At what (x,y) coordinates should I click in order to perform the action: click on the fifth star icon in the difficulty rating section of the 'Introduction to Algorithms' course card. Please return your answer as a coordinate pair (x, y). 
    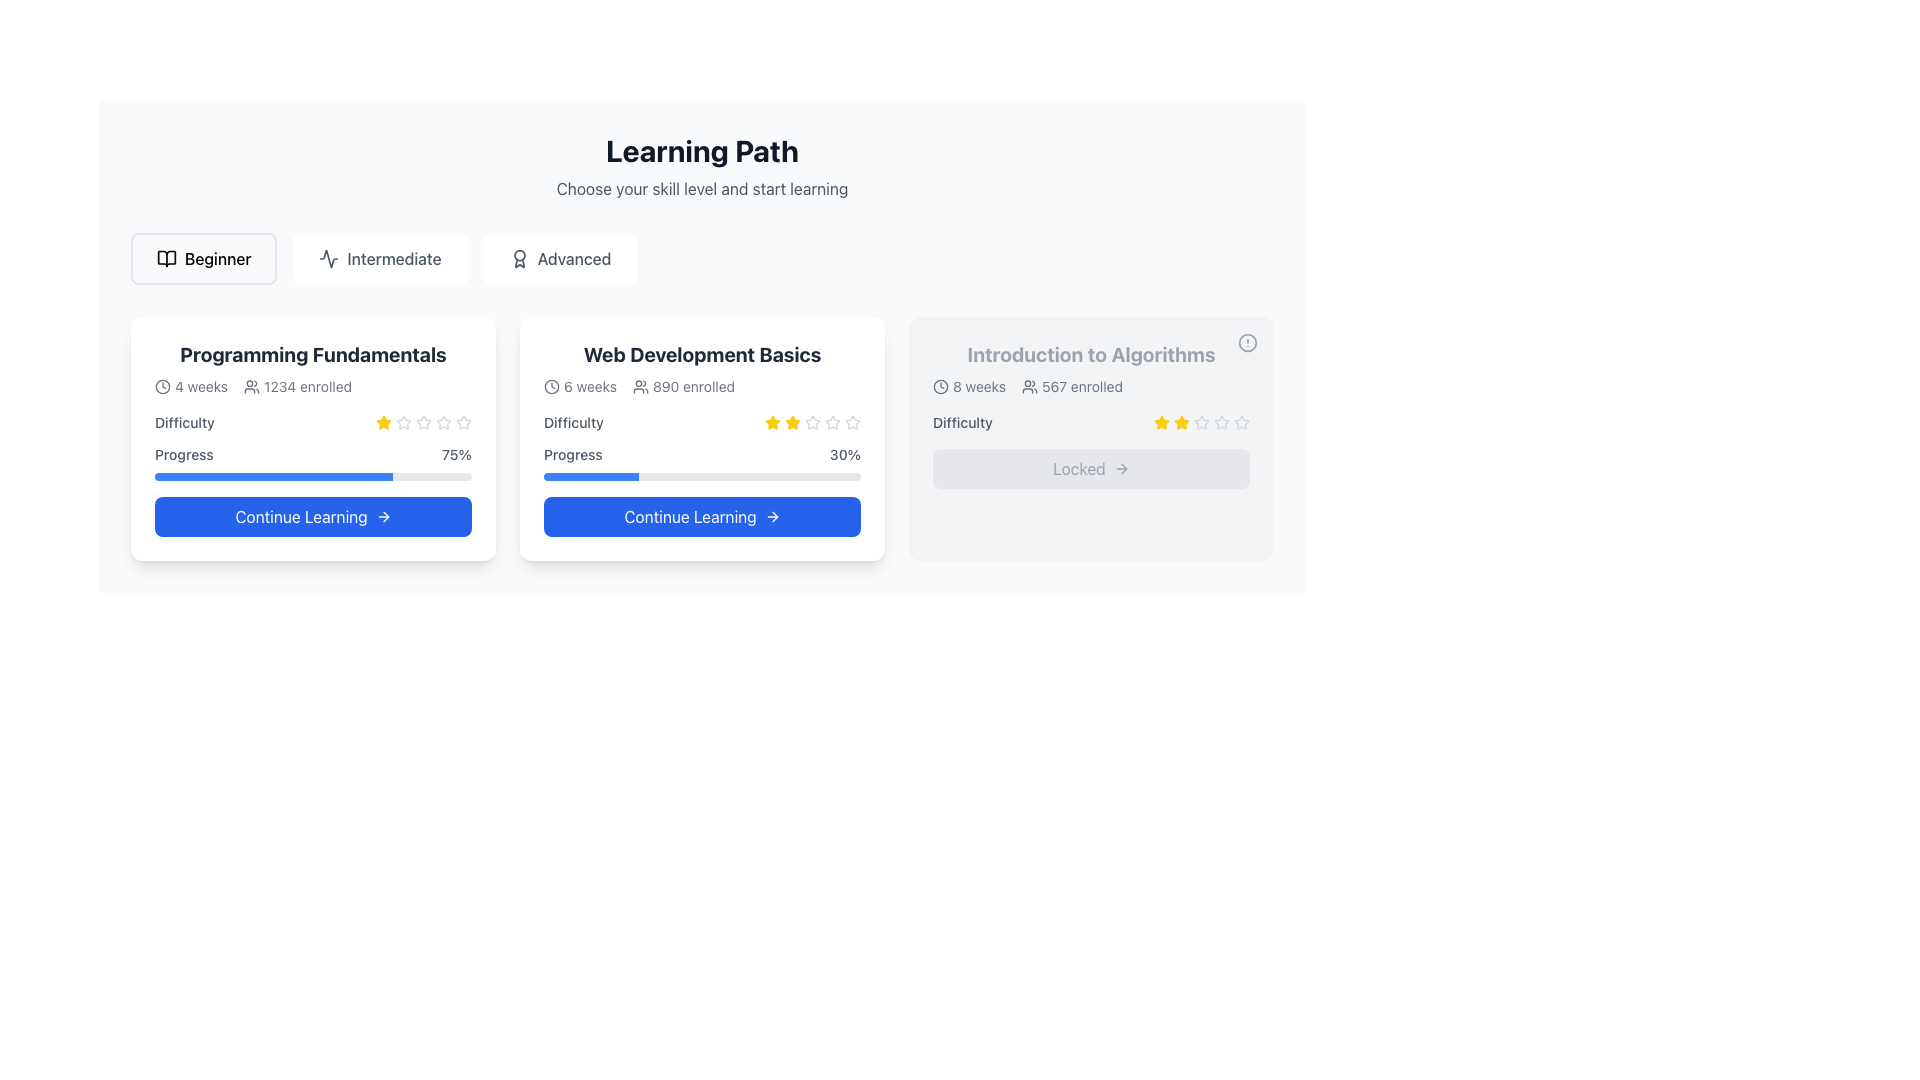
    Looking at the image, I should click on (1221, 422).